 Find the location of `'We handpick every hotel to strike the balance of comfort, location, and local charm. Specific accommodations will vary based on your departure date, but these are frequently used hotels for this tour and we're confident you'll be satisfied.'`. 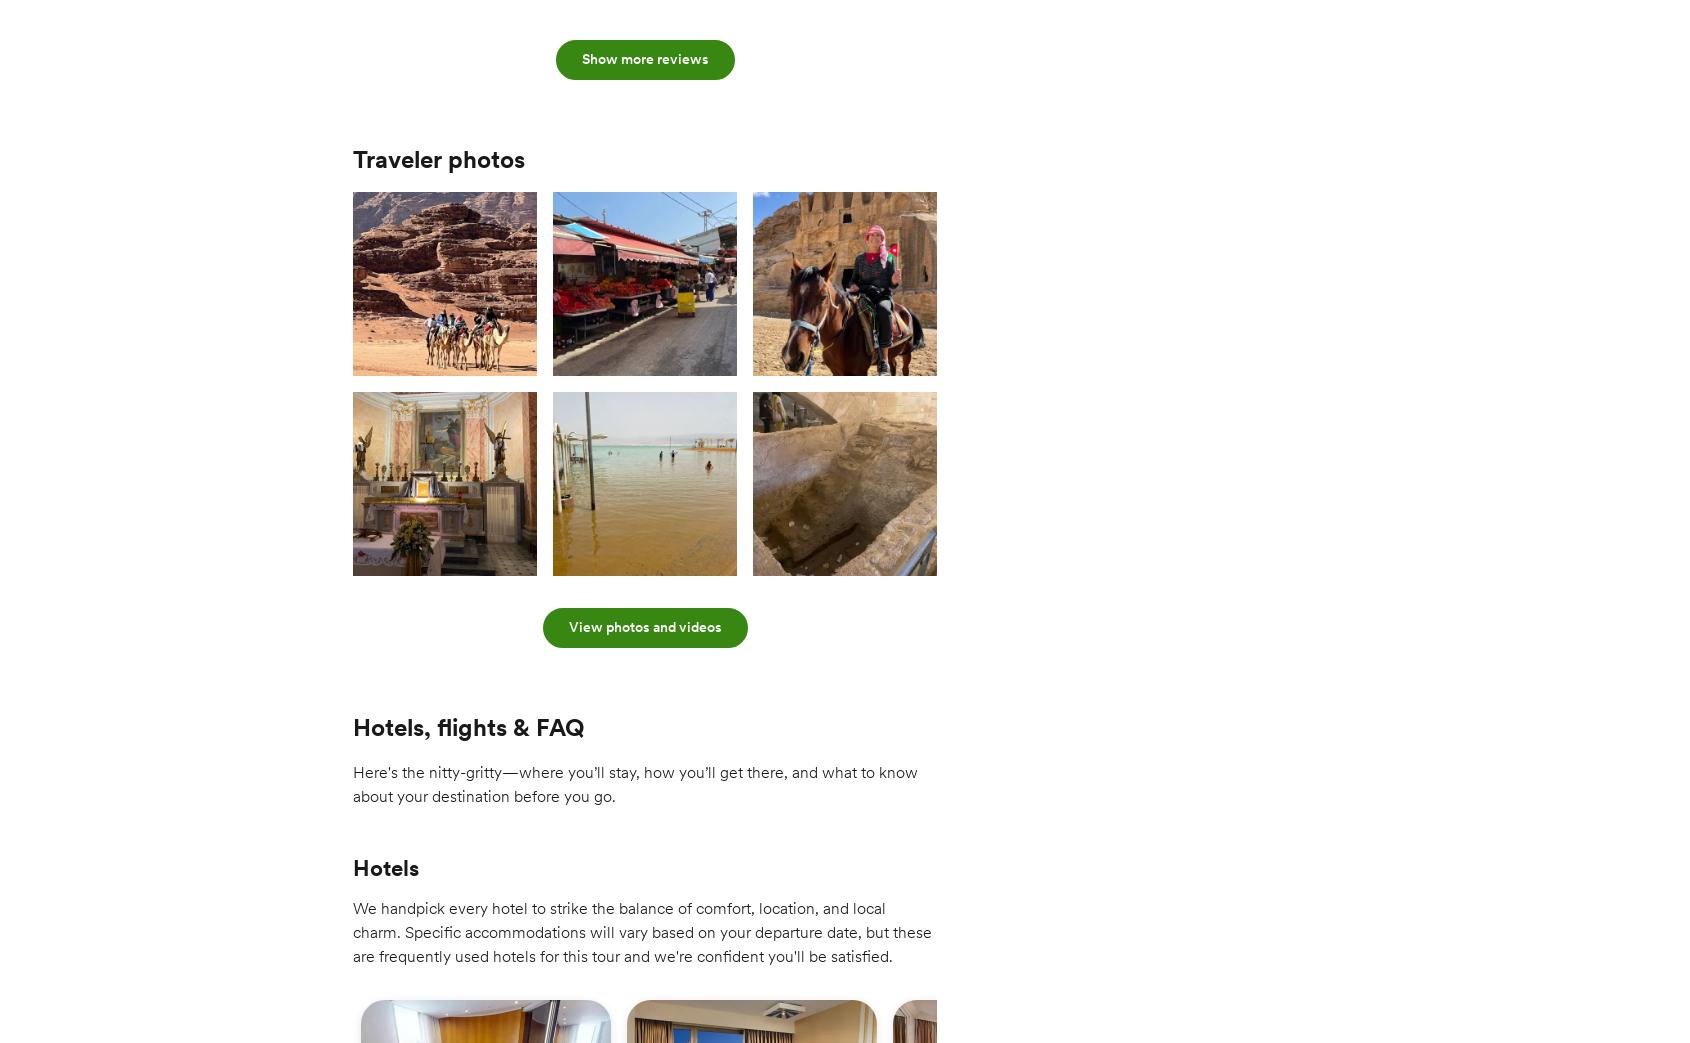

'We handpick every hotel to strike the balance of comfort, location, and local charm. Specific accommodations will vary based on your departure date, but these are frequently used hotels for this tour and we're confident you'll be satisfied.' is located at coordinates (642, 943).